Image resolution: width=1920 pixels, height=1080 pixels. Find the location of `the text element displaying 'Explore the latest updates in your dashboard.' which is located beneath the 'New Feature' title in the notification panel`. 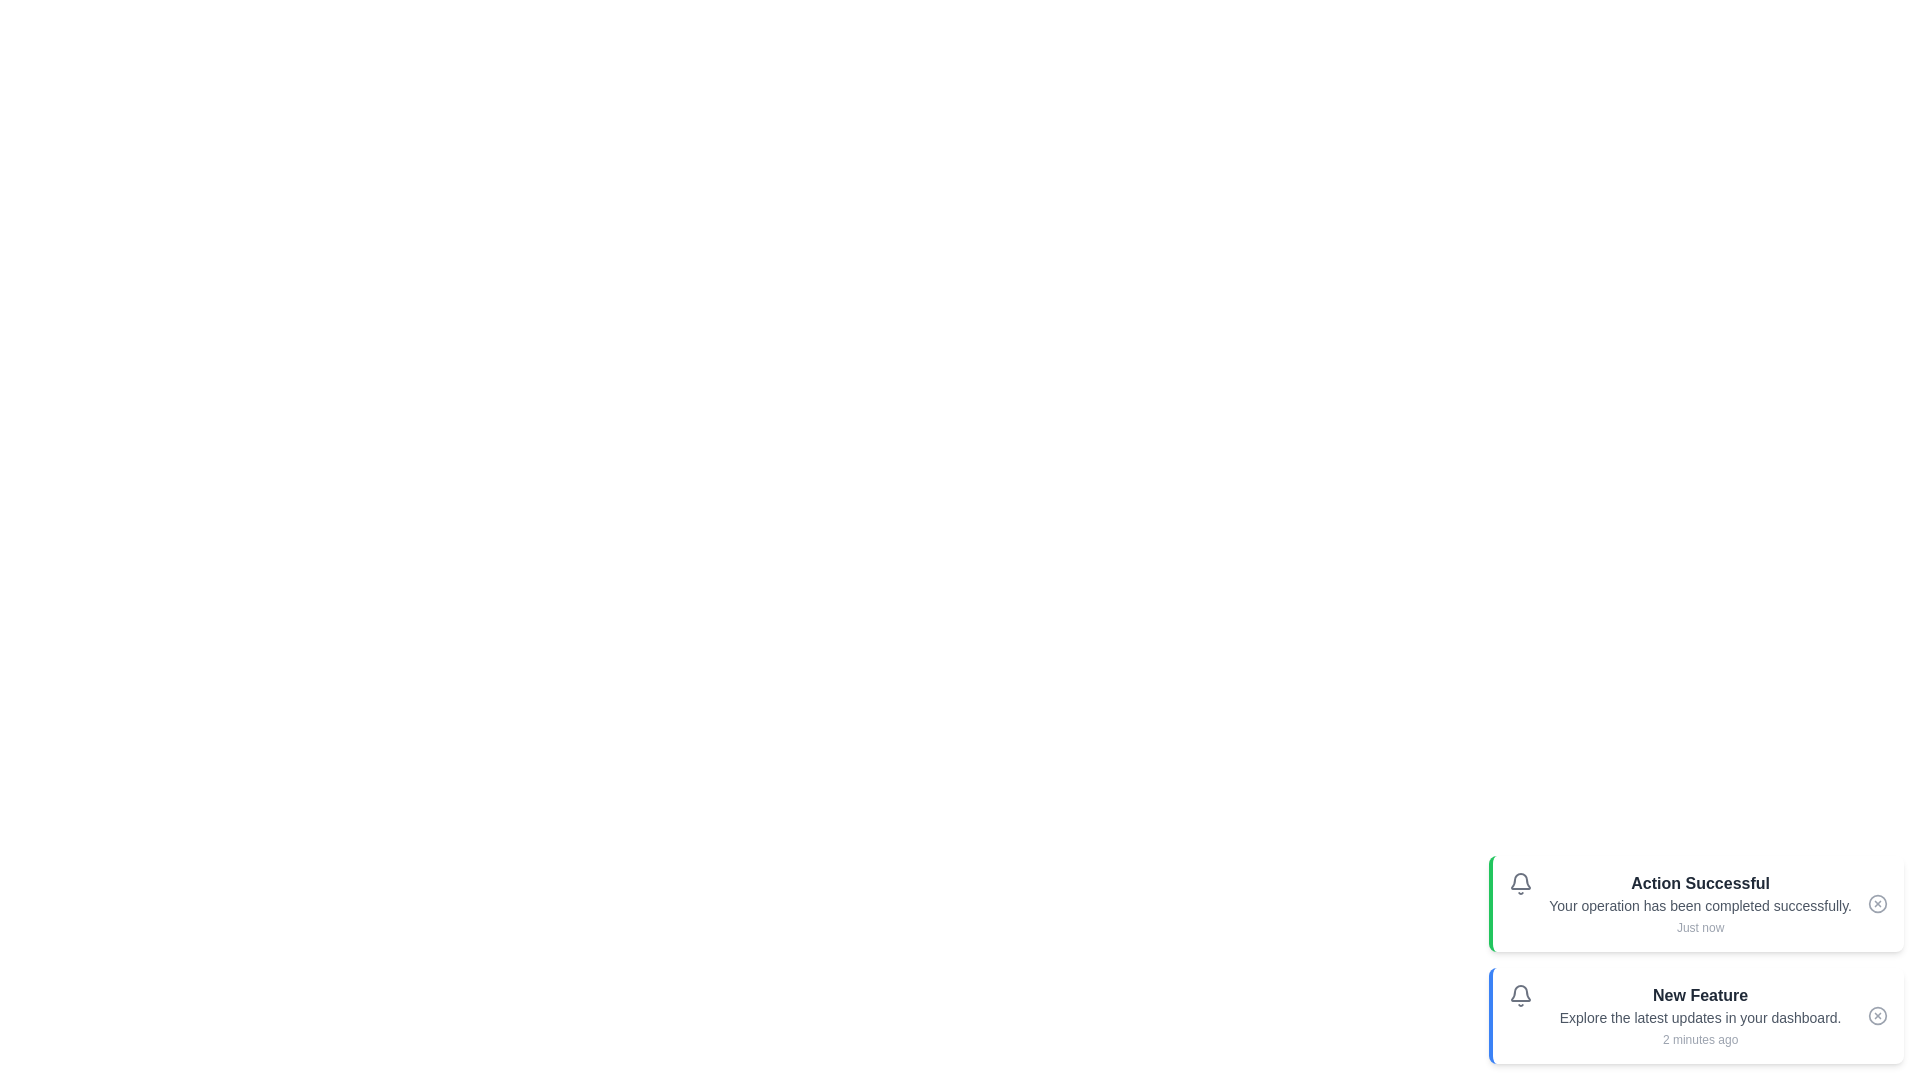

the text element displaying 'Explore the latest updates in your dashboard.' which is located beneath the 'New Feature' title in the notification panel is located at coordinates (1699, 1018).